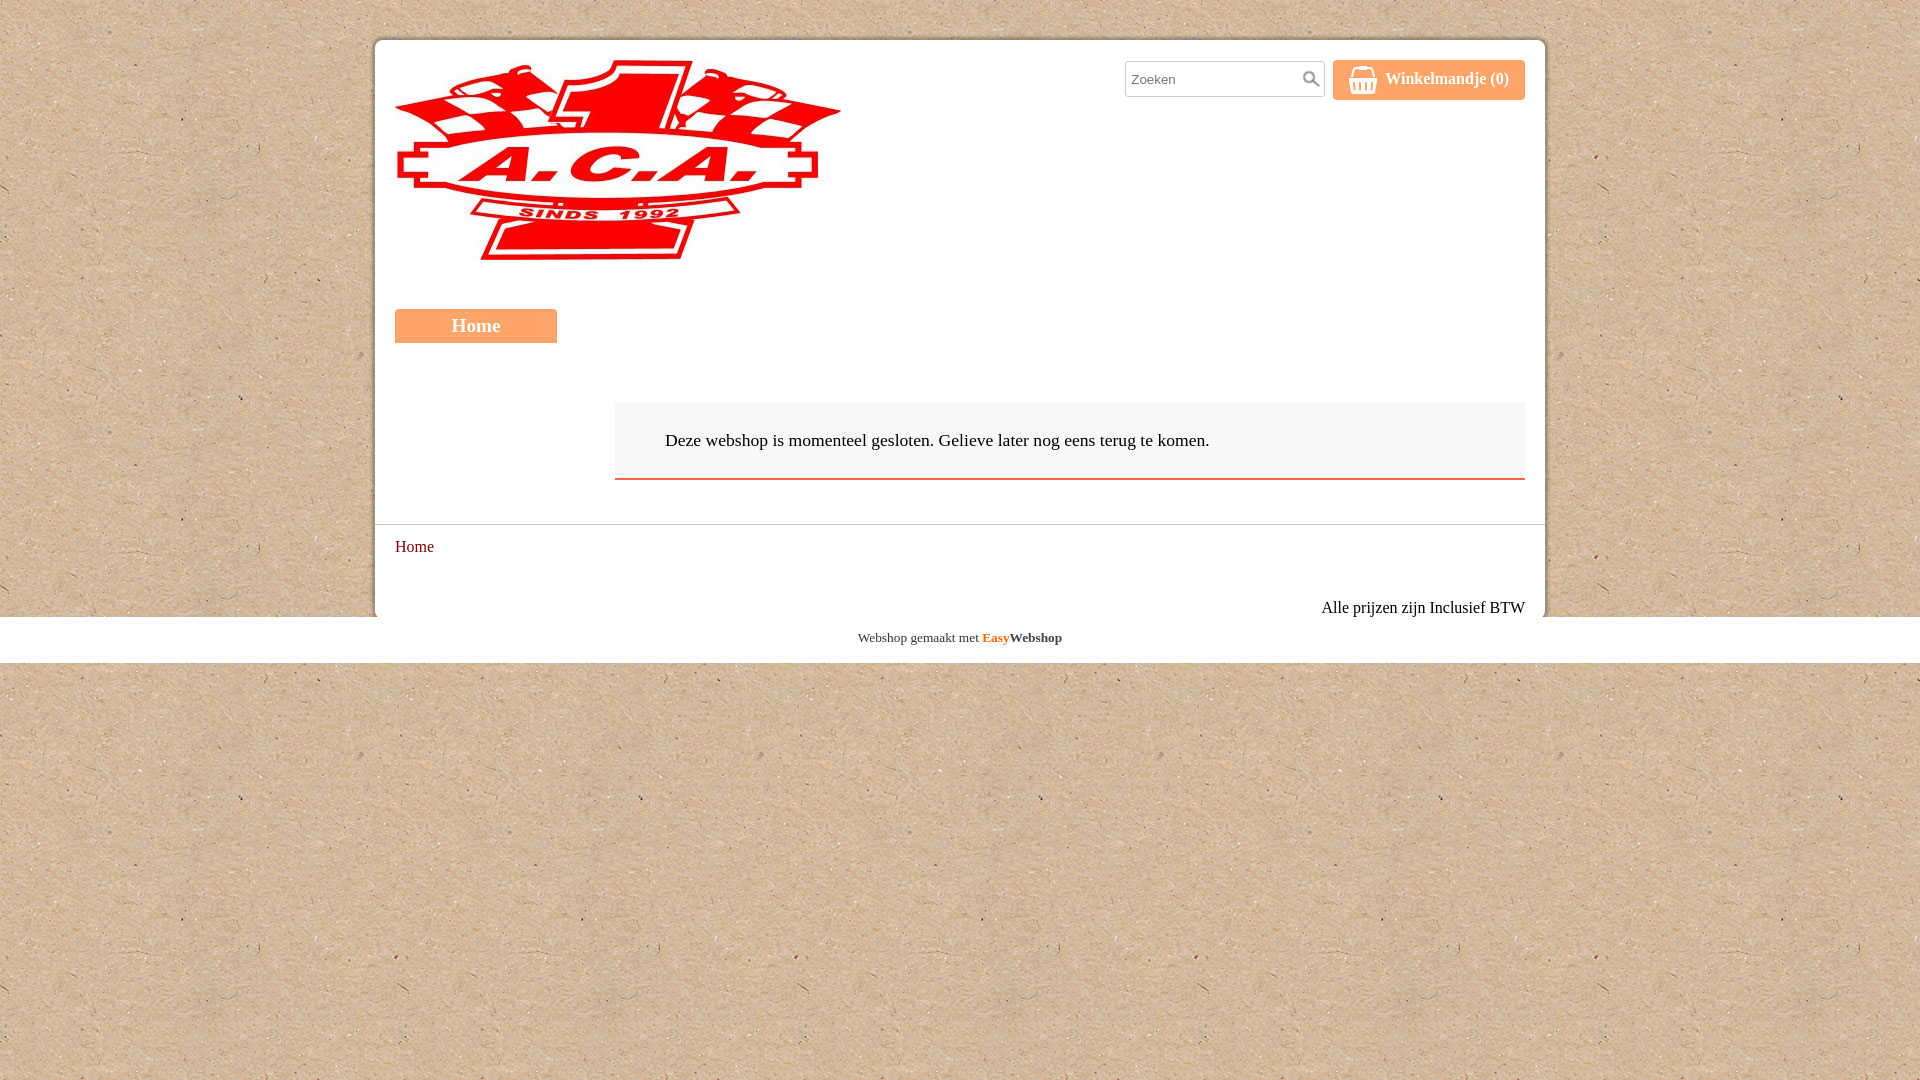 This screenshot has height=1080, width=1920. I want to click on 'Home', so click(474, 325).